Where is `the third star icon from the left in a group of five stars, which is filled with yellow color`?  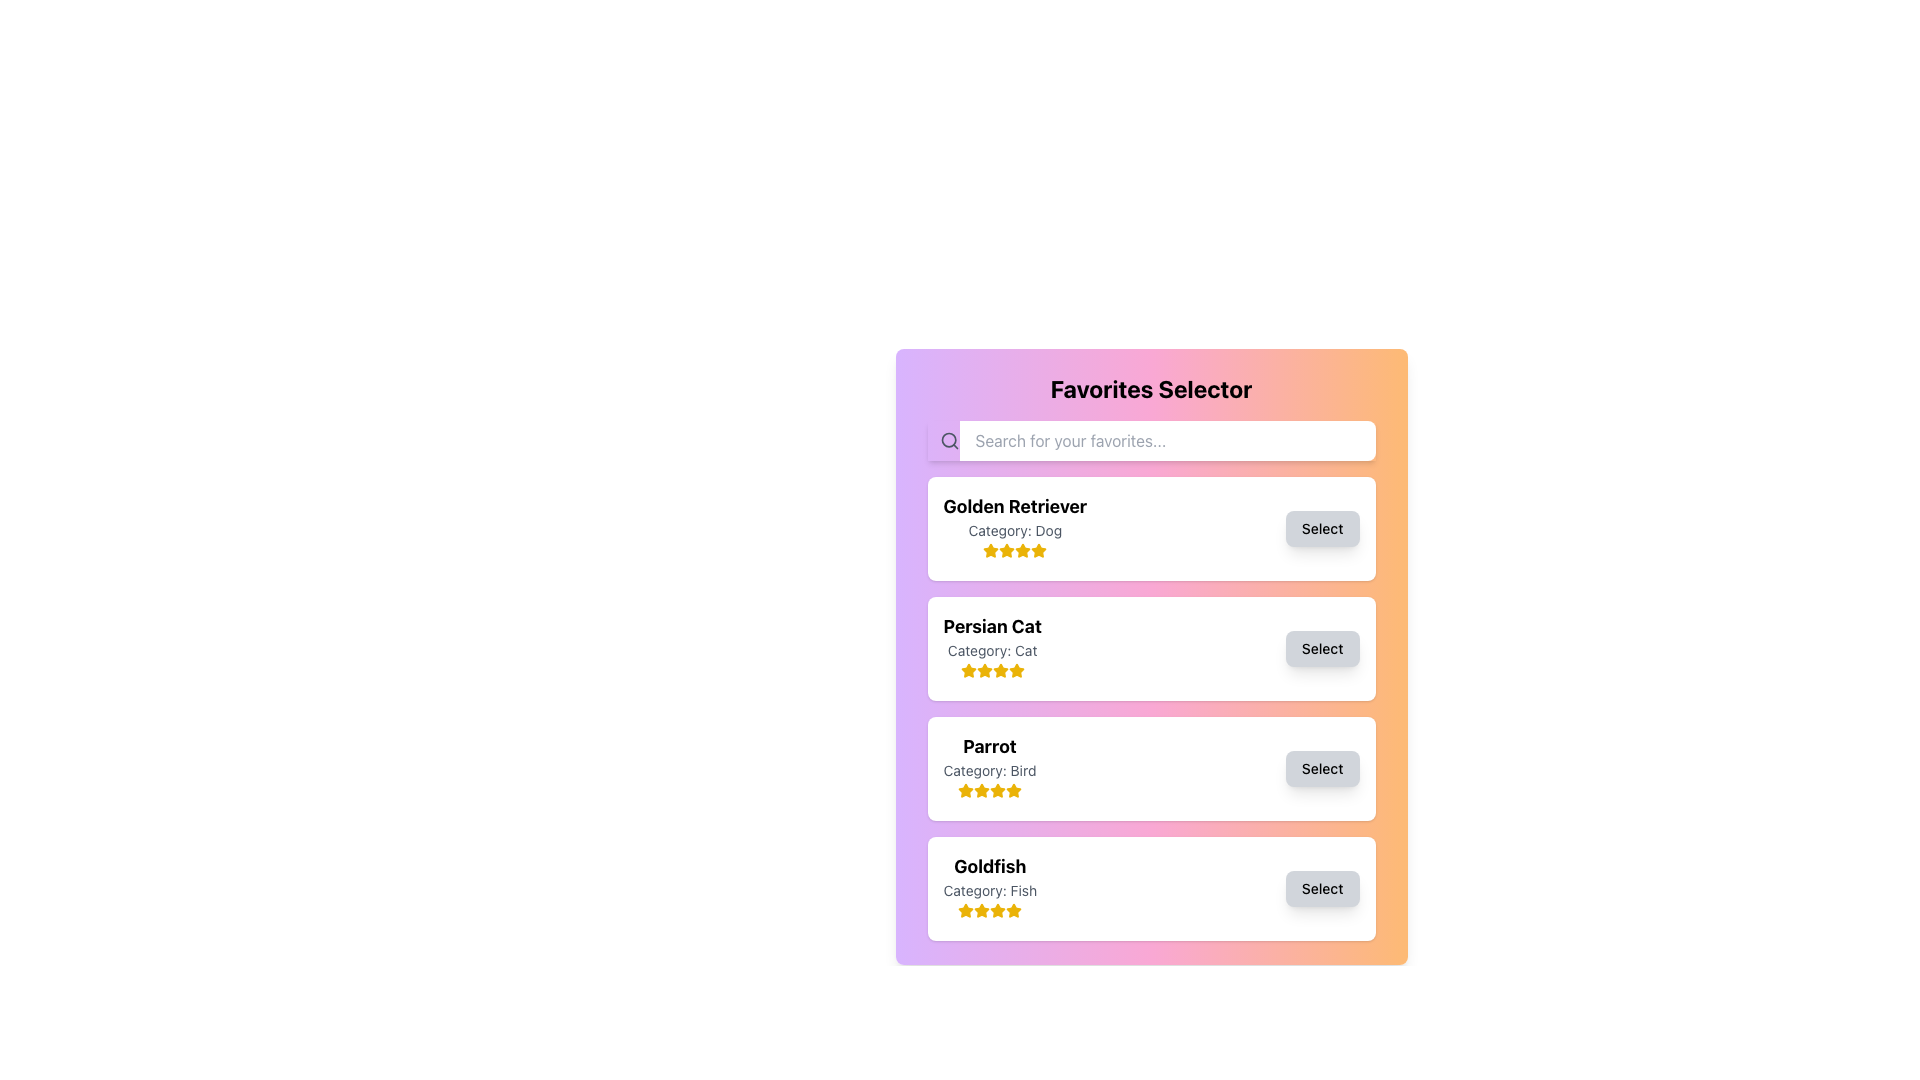
the third star icon from the left in a group of five stars, which is filled with yellow color is located at coordinates (1007, 551).